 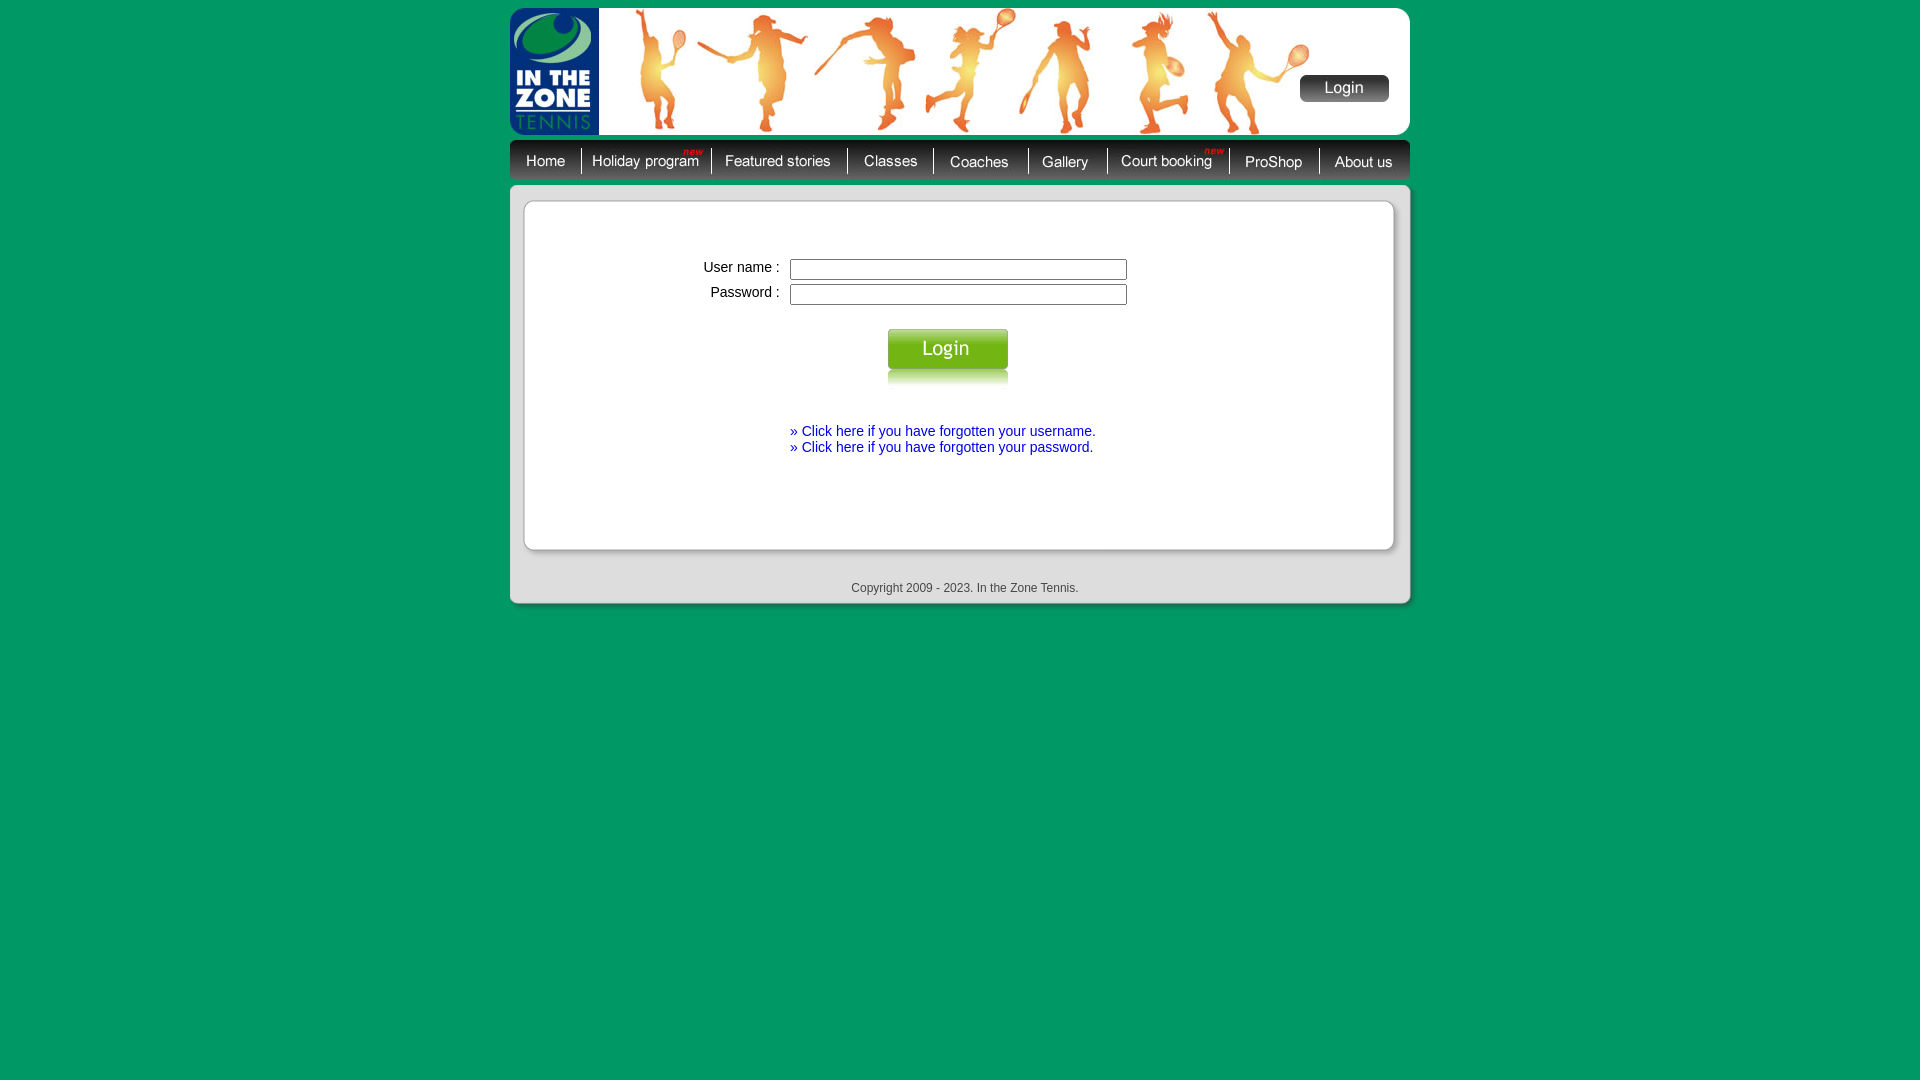 What do you see at coordinates (646, 158) in the screenshot?
I see `'School Holiday Programs'` at bounding box center [646, 158].